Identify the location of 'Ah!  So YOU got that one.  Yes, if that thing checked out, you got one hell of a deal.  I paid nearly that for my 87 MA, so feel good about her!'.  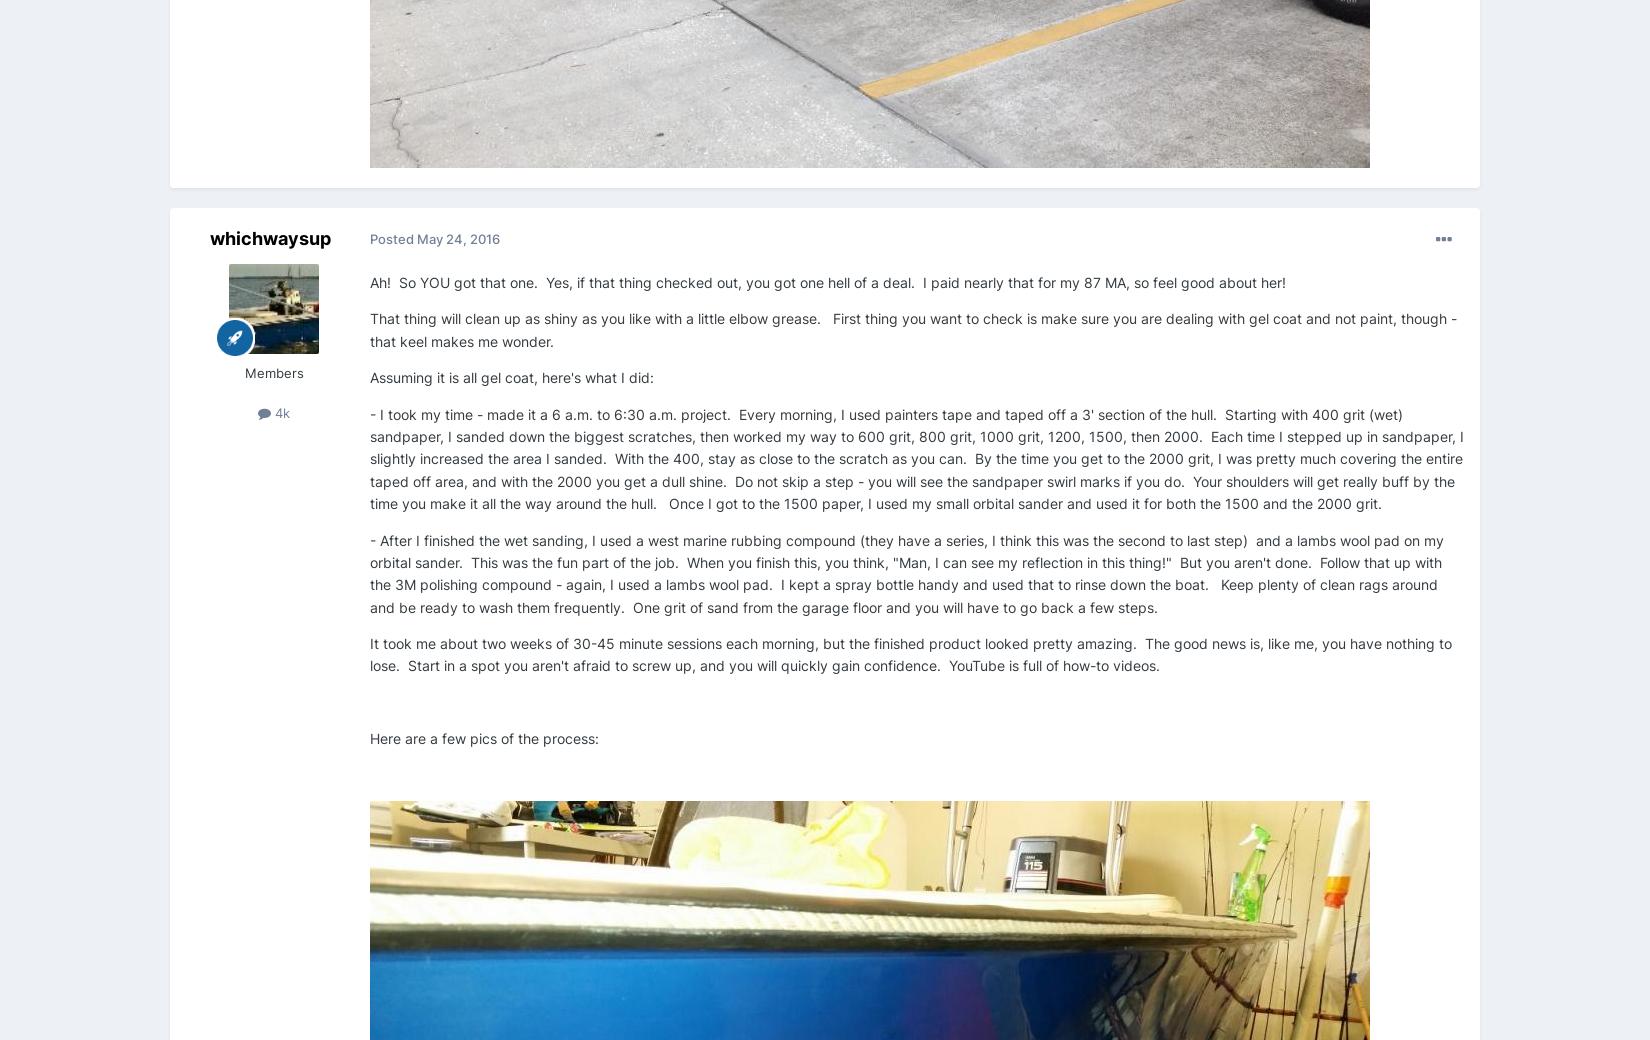
(831, 281).